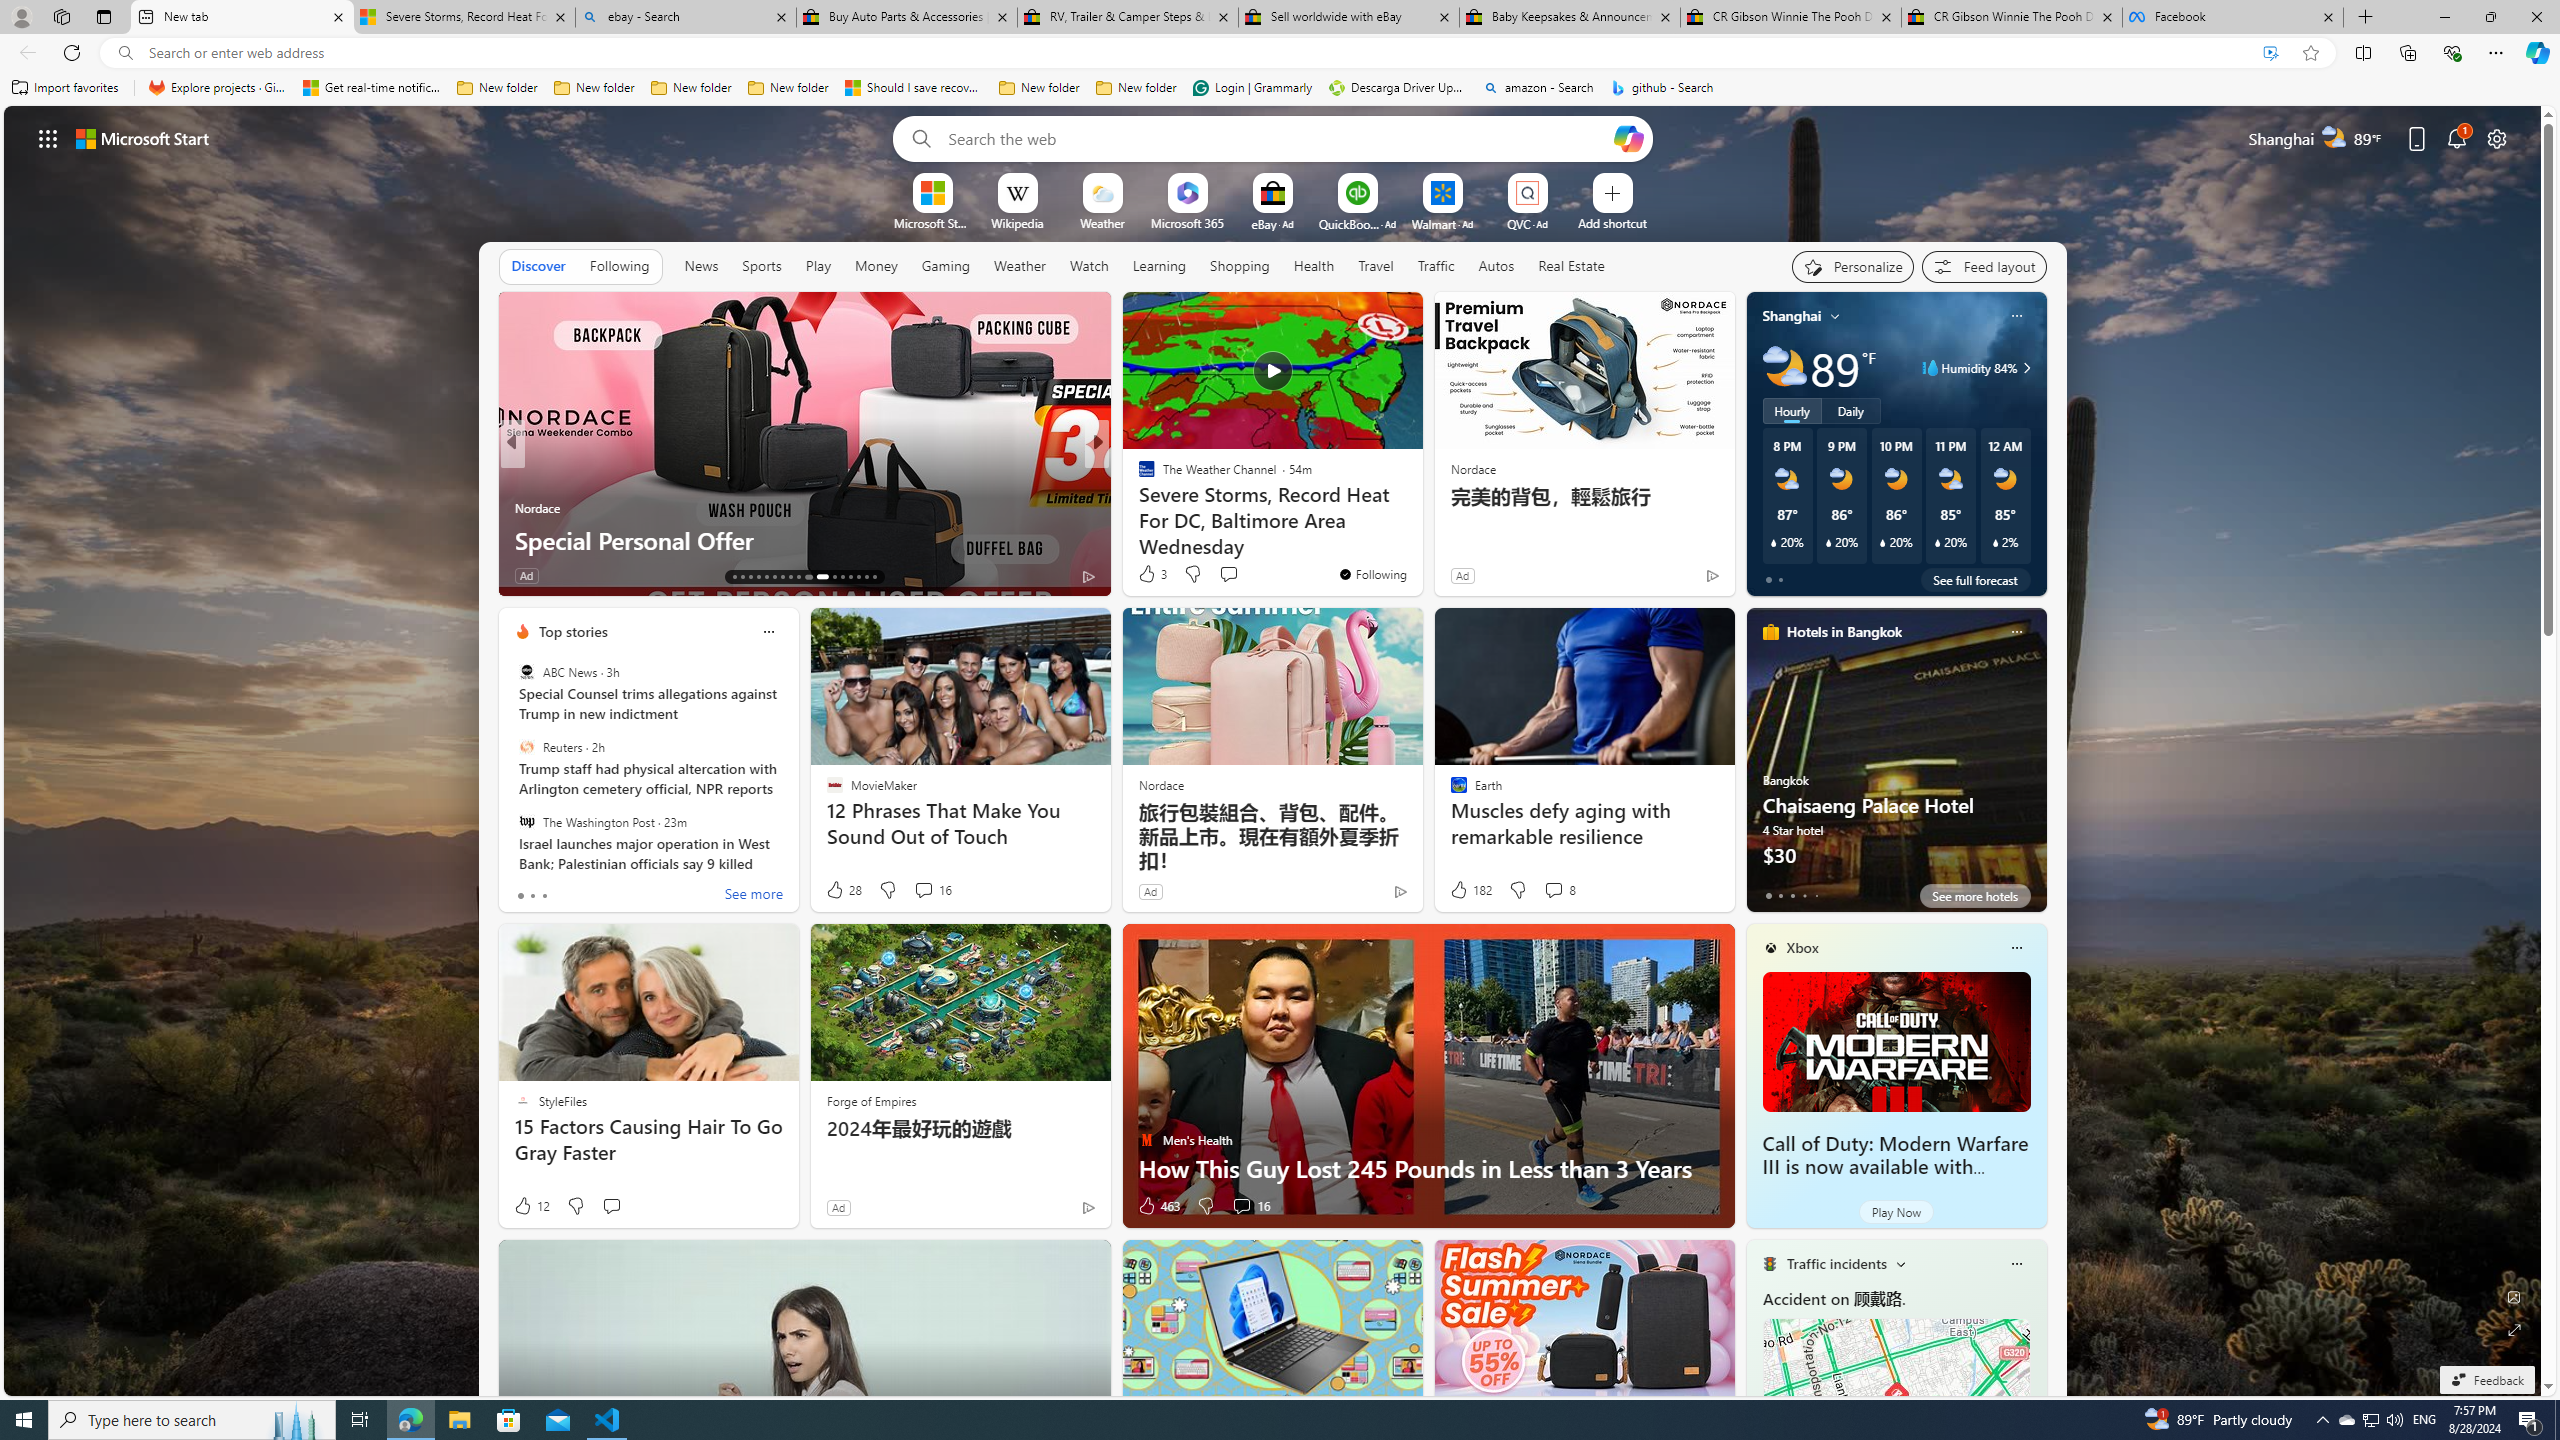 The width and height of the screenshot is (2560, 1440). Describe the element at coordinates (2365, 16) in the screenshot. I see `'New Tab'` at that location.